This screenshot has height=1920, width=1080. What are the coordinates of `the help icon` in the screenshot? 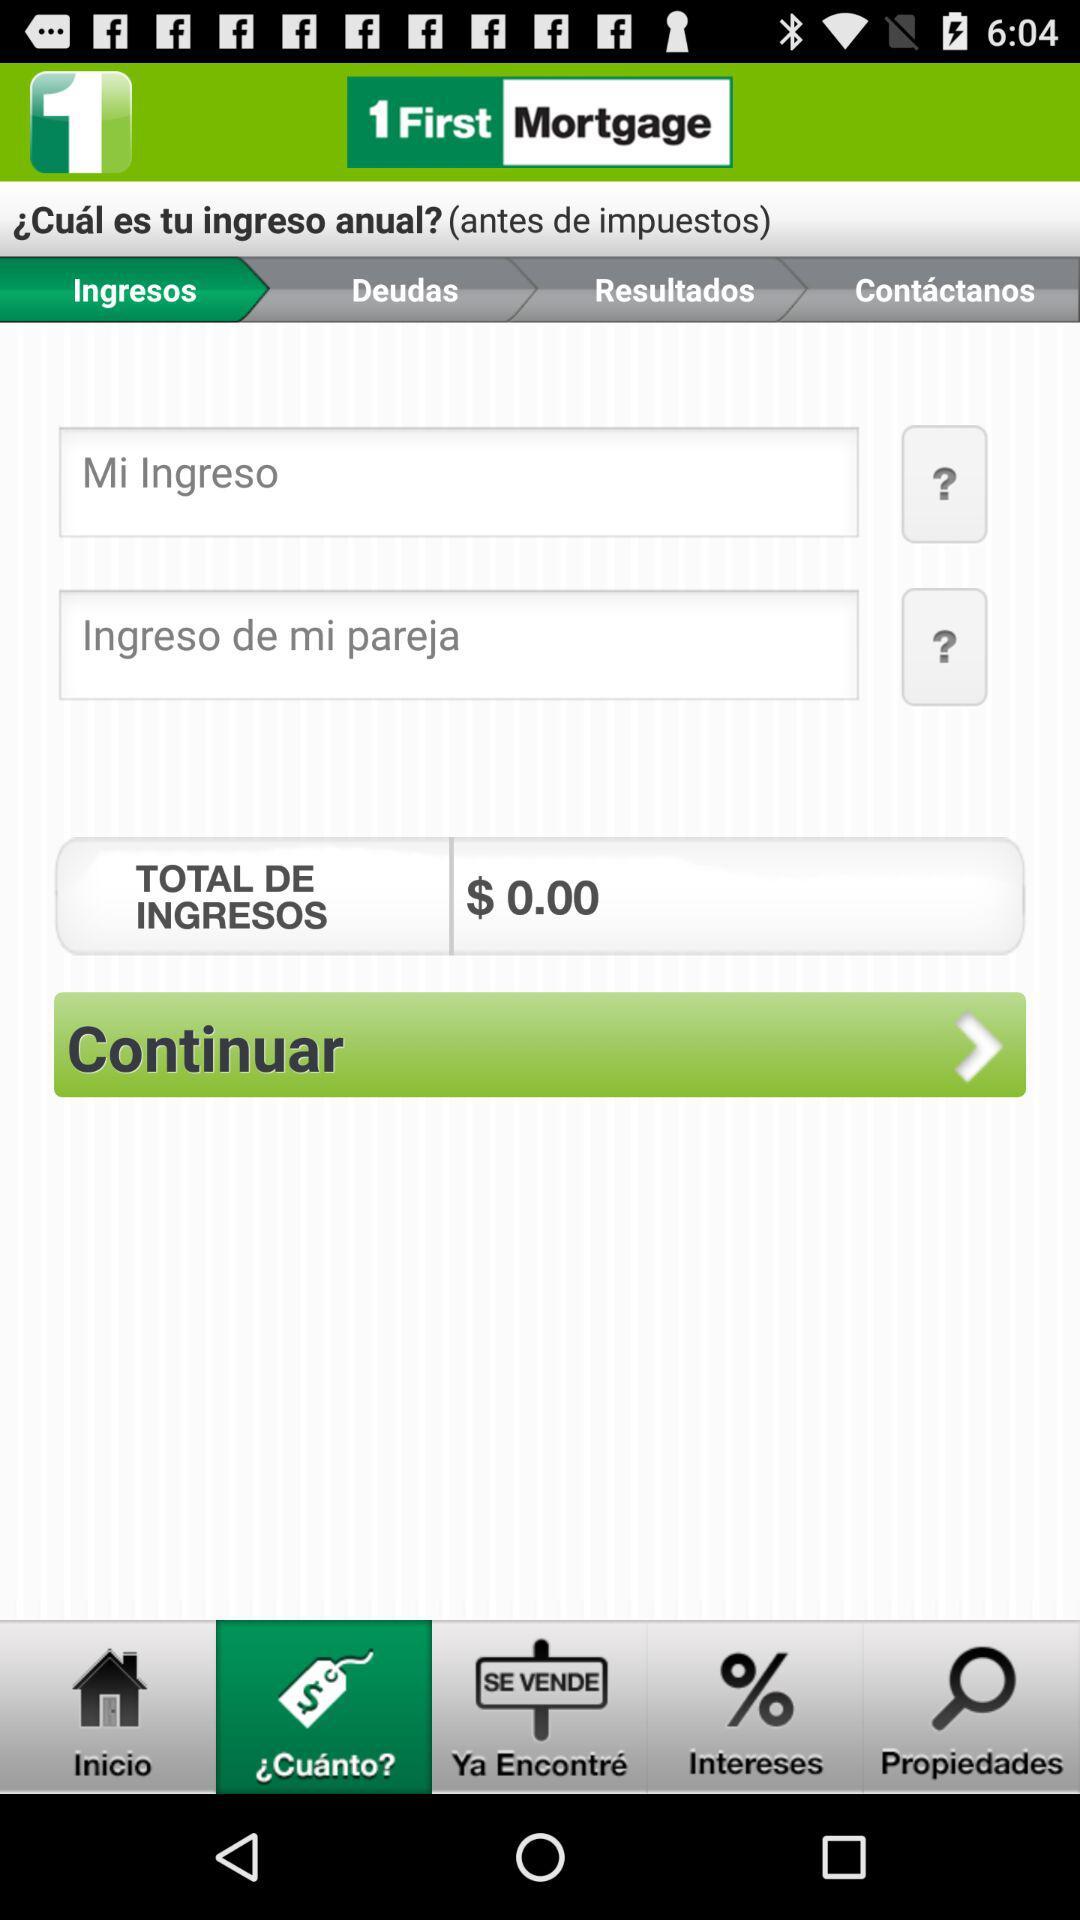 It's located at (945, 519).